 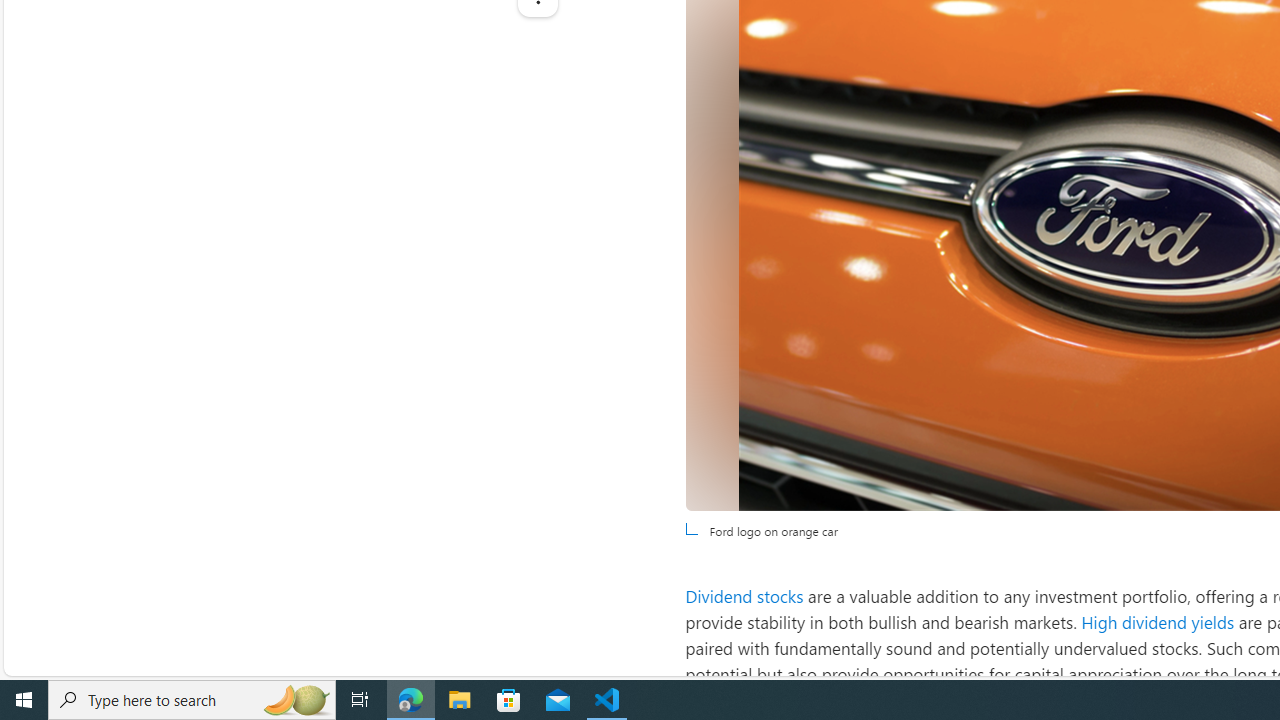 What do you see at coordinates (743, 594) in the screenshot?
I see `'Dividend stocks'` at bounding box center [743, 594].